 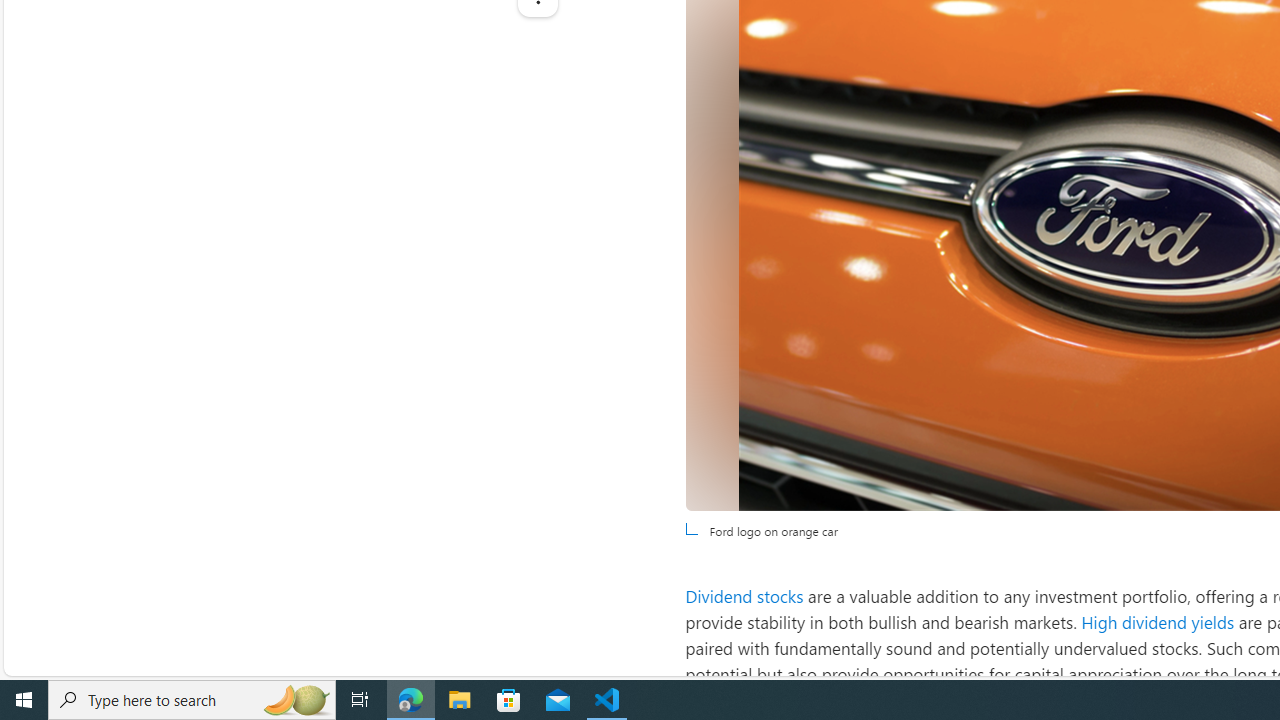 What do you see at coordinates (743, 594) in the screenshot?
I see `'Dividend stocks'` at bounding box center [743, 594].